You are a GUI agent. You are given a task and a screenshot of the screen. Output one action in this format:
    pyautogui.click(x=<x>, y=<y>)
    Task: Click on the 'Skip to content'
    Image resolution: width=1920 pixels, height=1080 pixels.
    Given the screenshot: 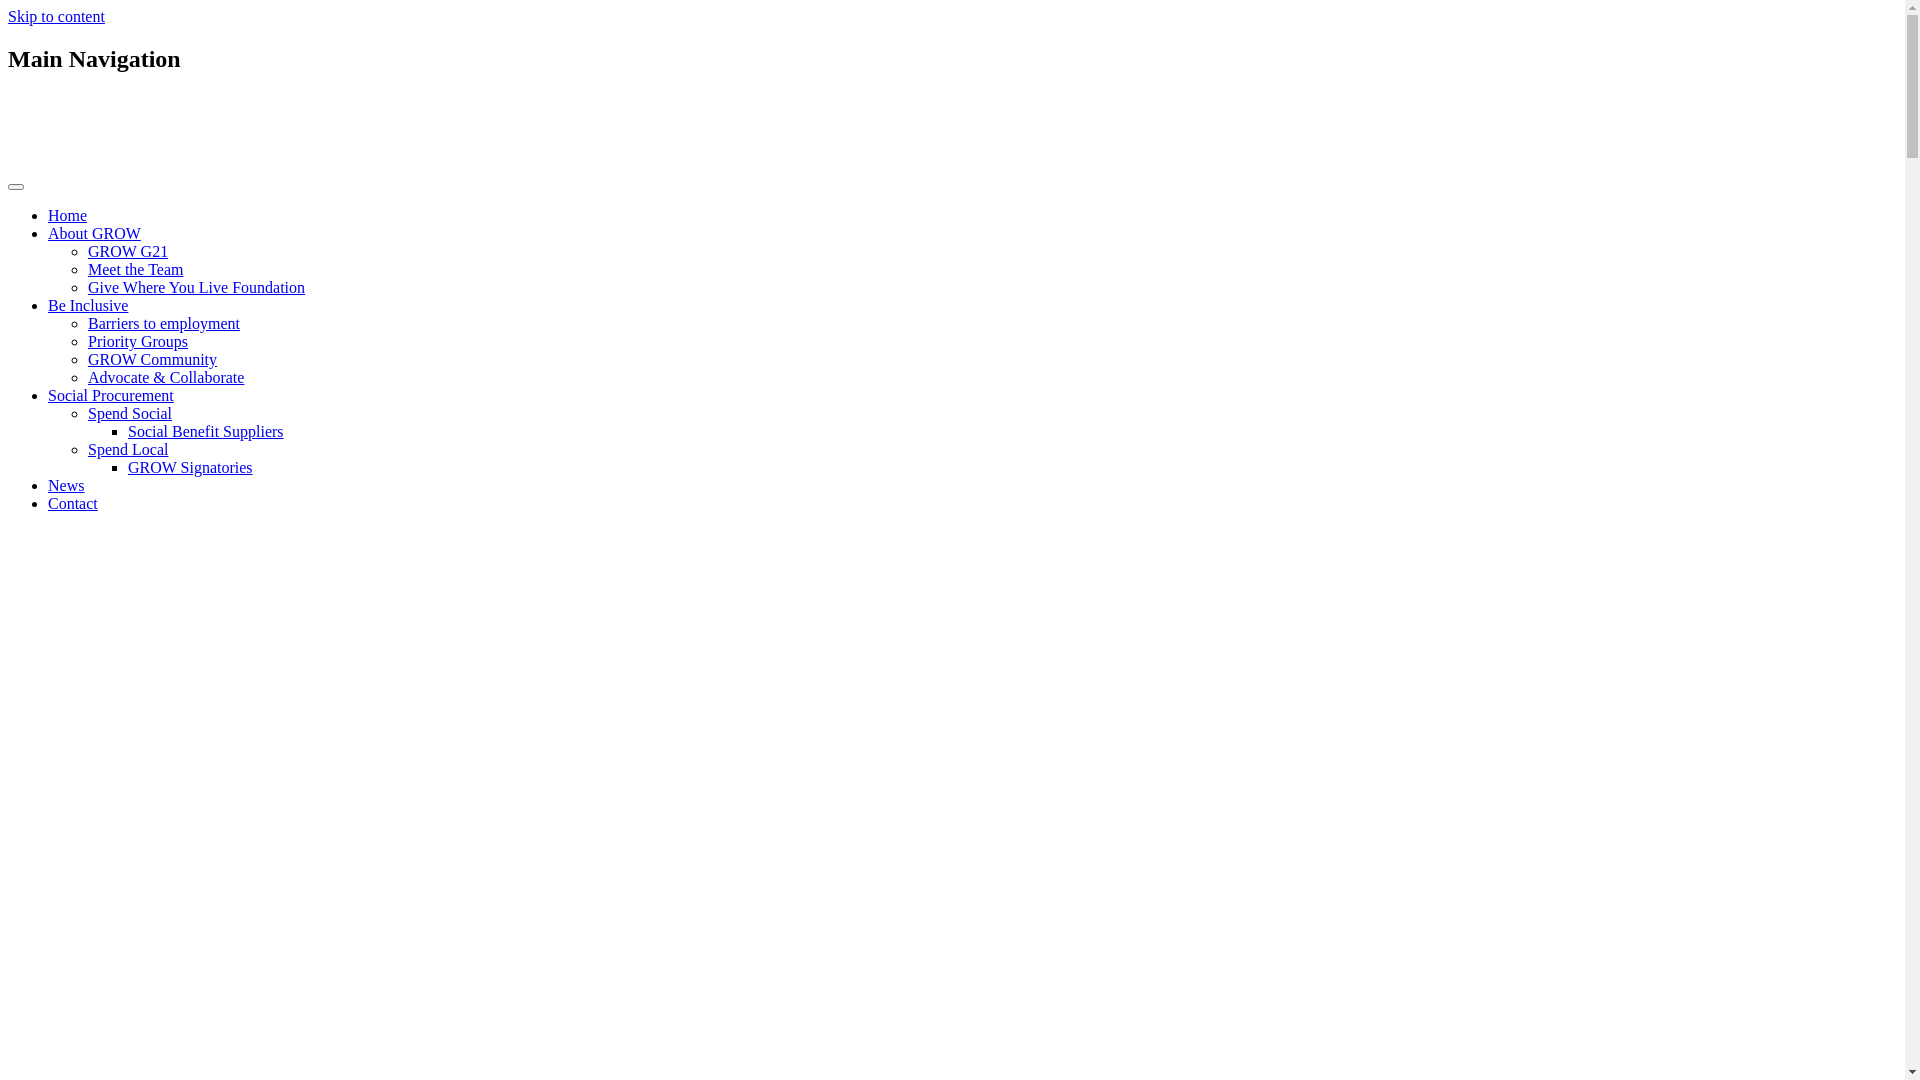 What is the action you would take?
    pyautogui.click(x=8, y=16)
    